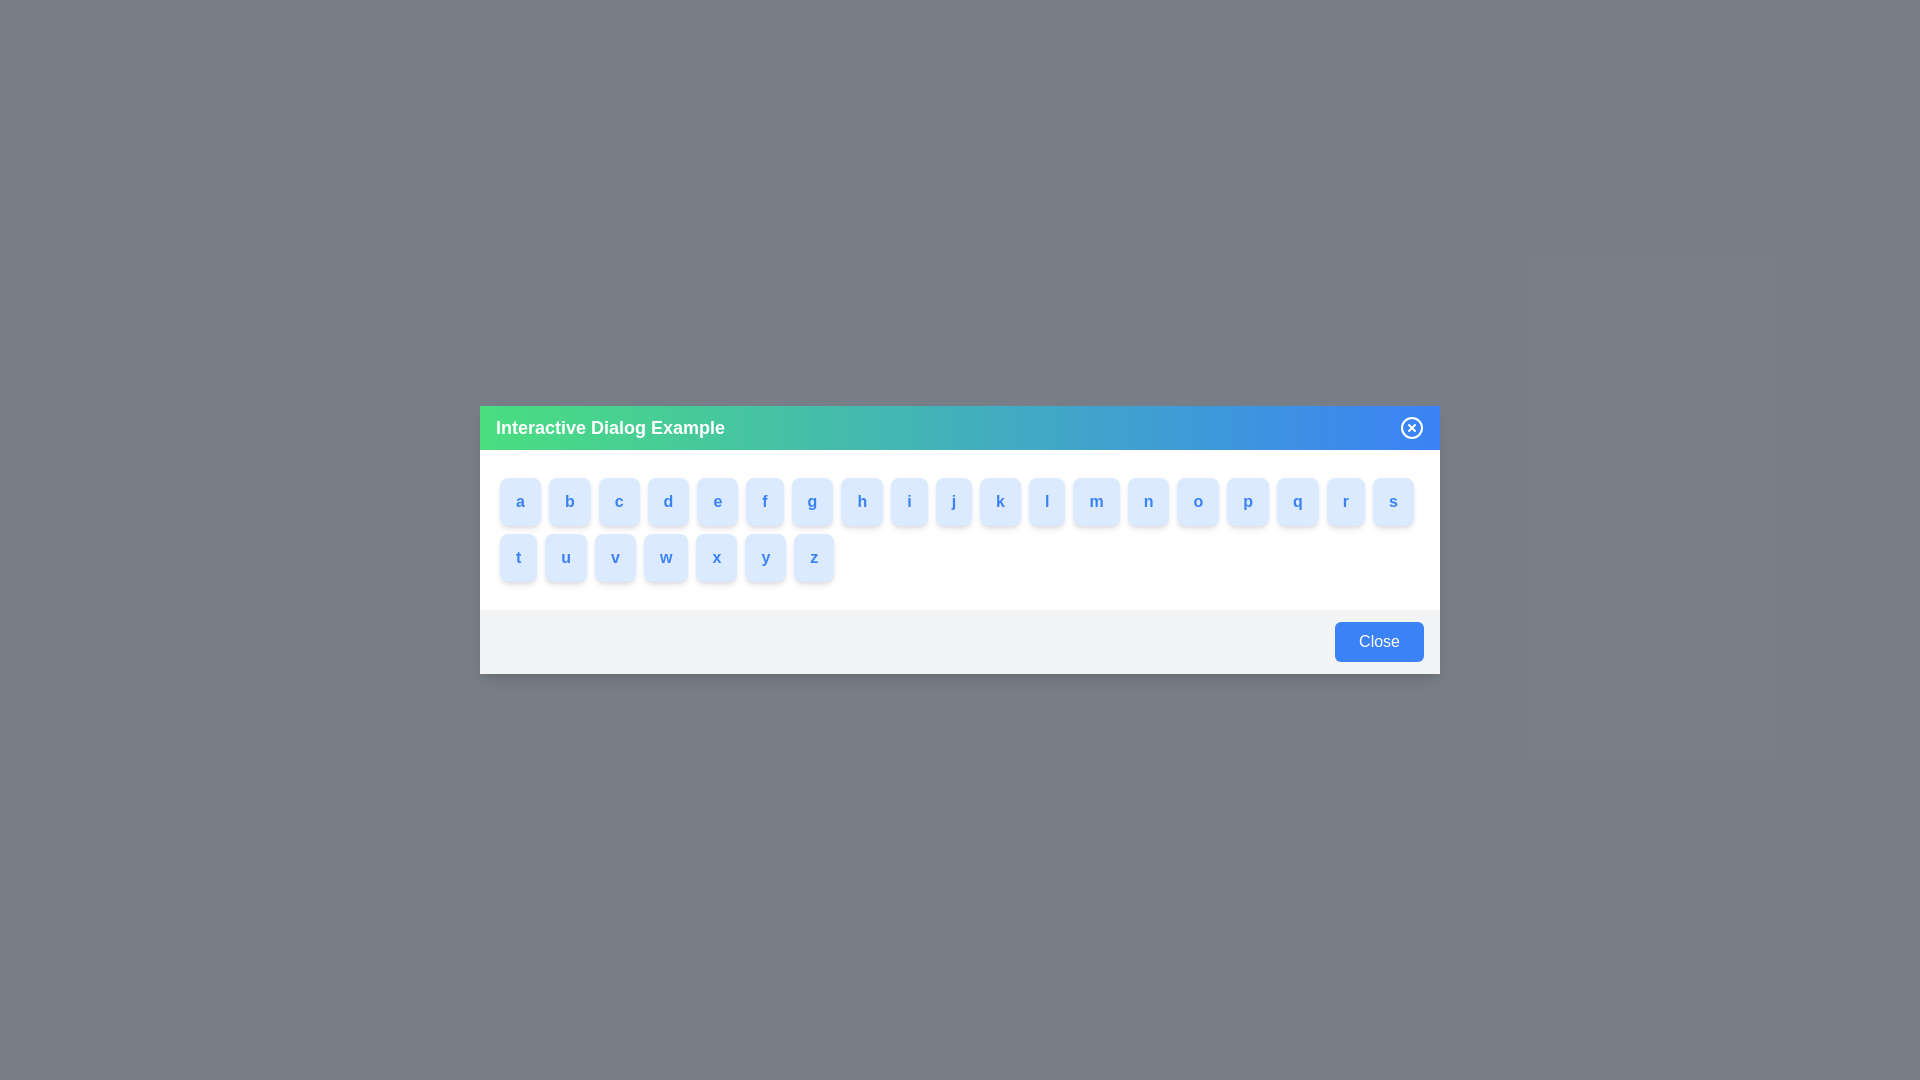 This screenshot has width=1920, height=1080. Describe the element at coordinates (768, 558) in the screenshot. I see `the button labeled with y` at that location.